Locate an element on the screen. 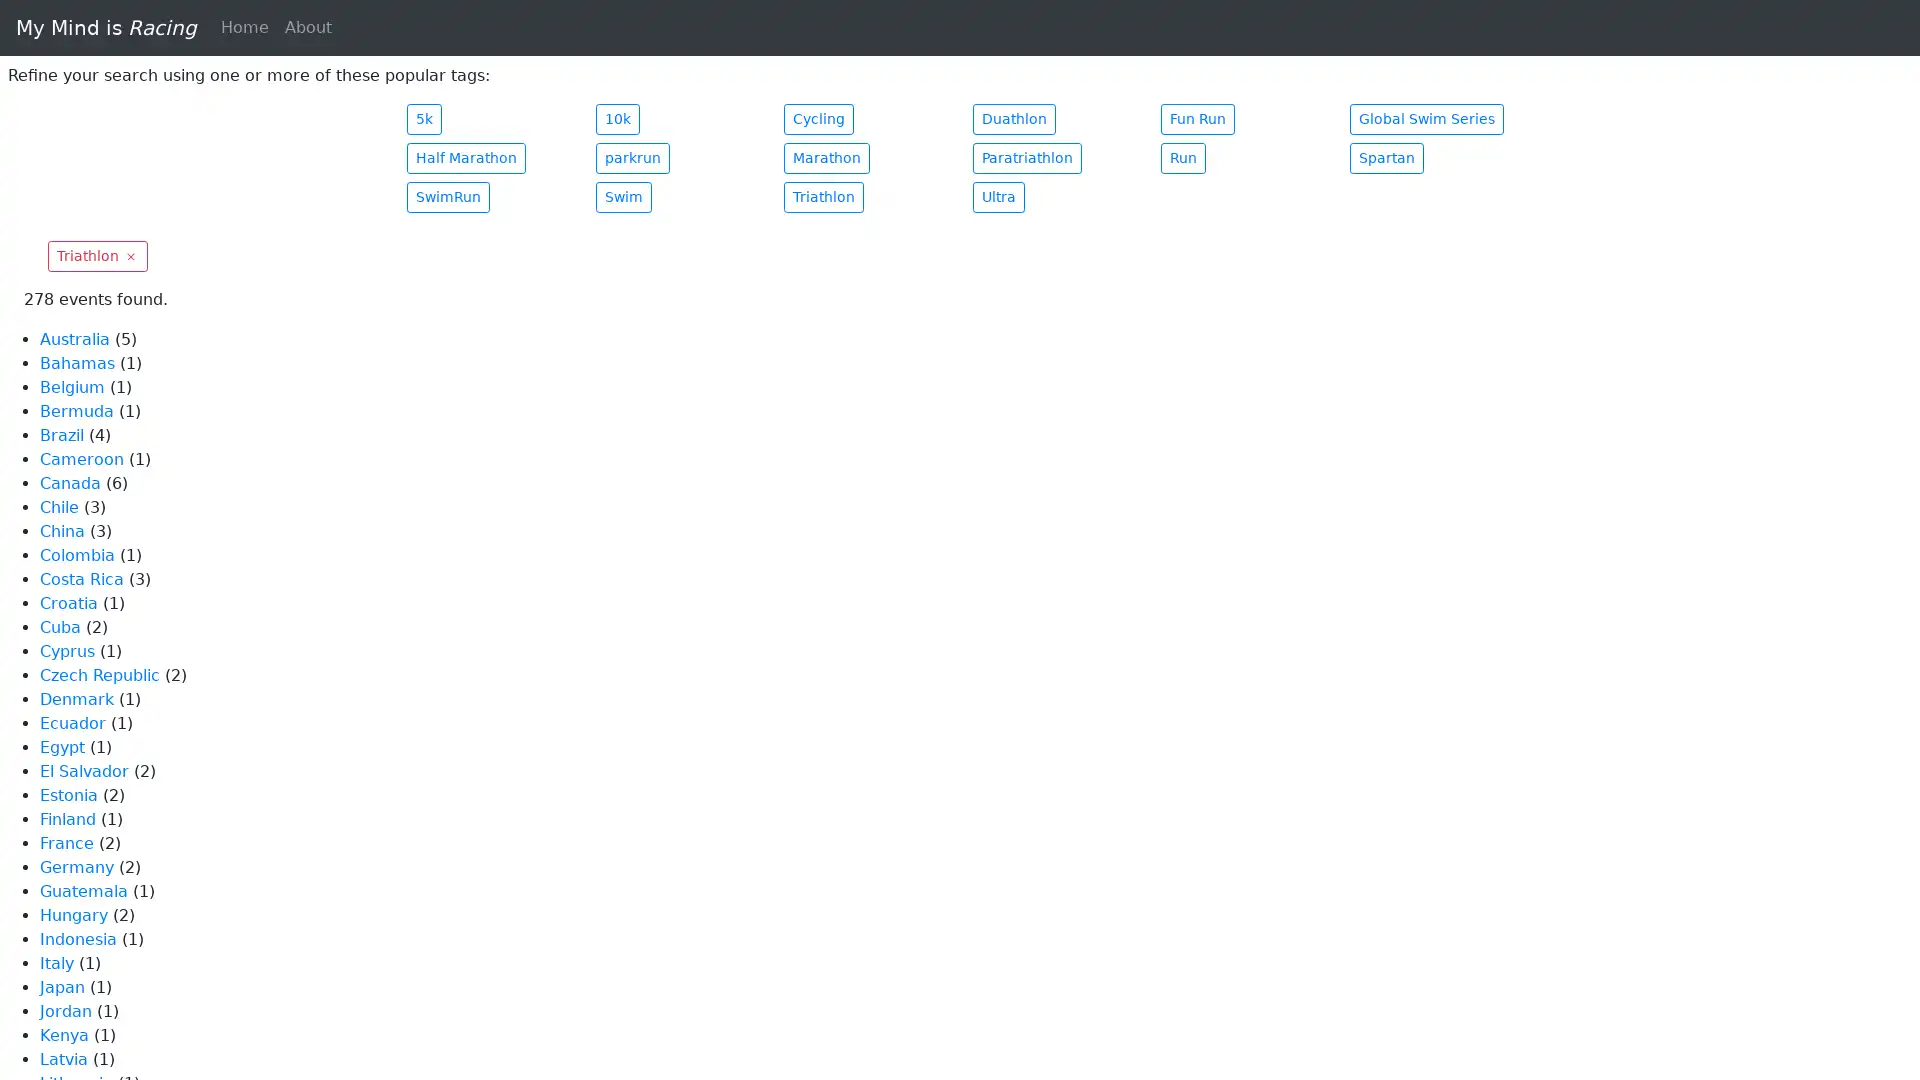  Cycling is located at coordinates (819, 119).